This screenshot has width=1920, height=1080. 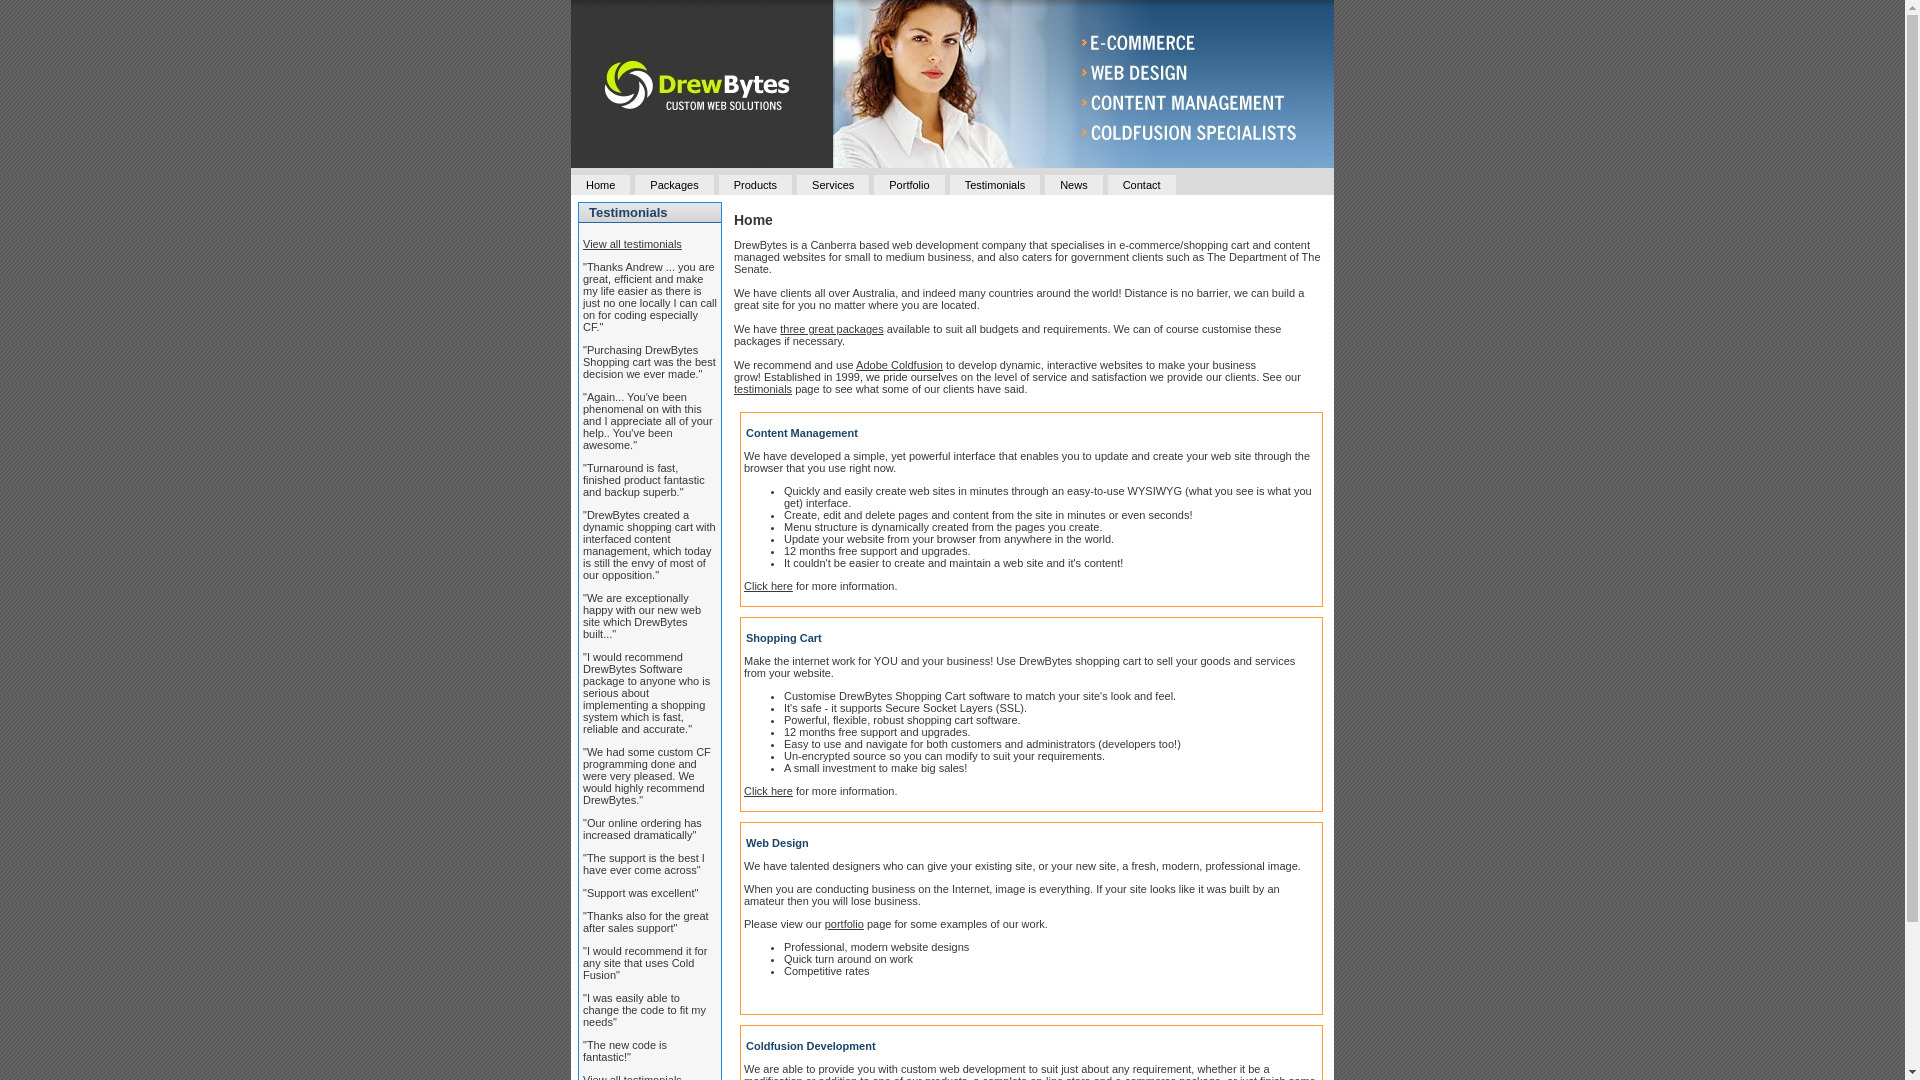 I want to click on 'Home', so click(x=599, y=185).